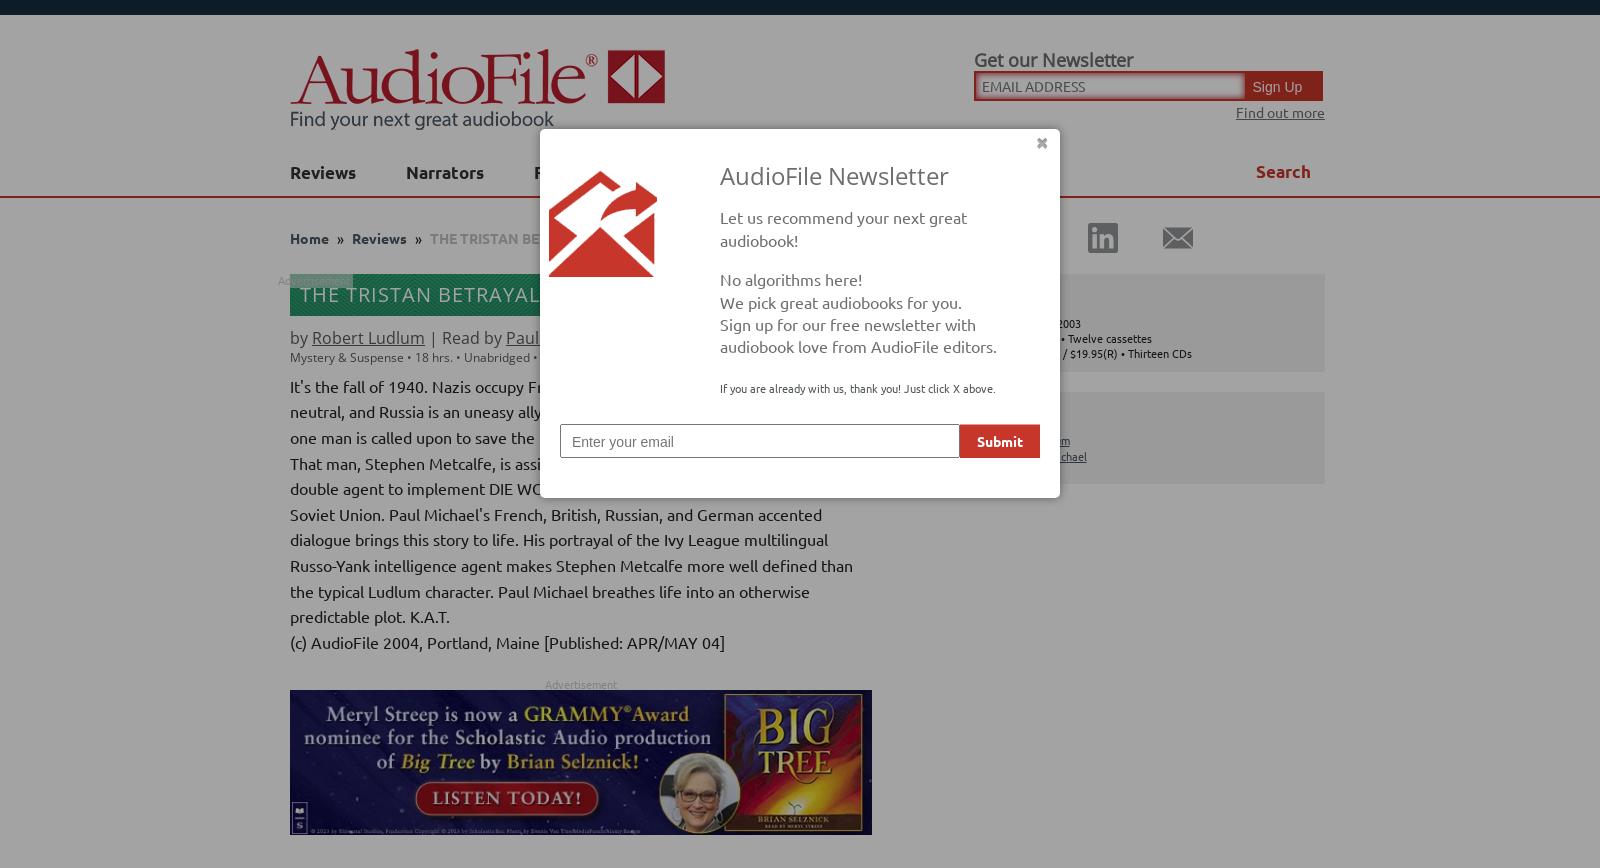  Describe the element at coordinates (552, 337) in the screenshot. I see `'Paul Michael'` at that location.